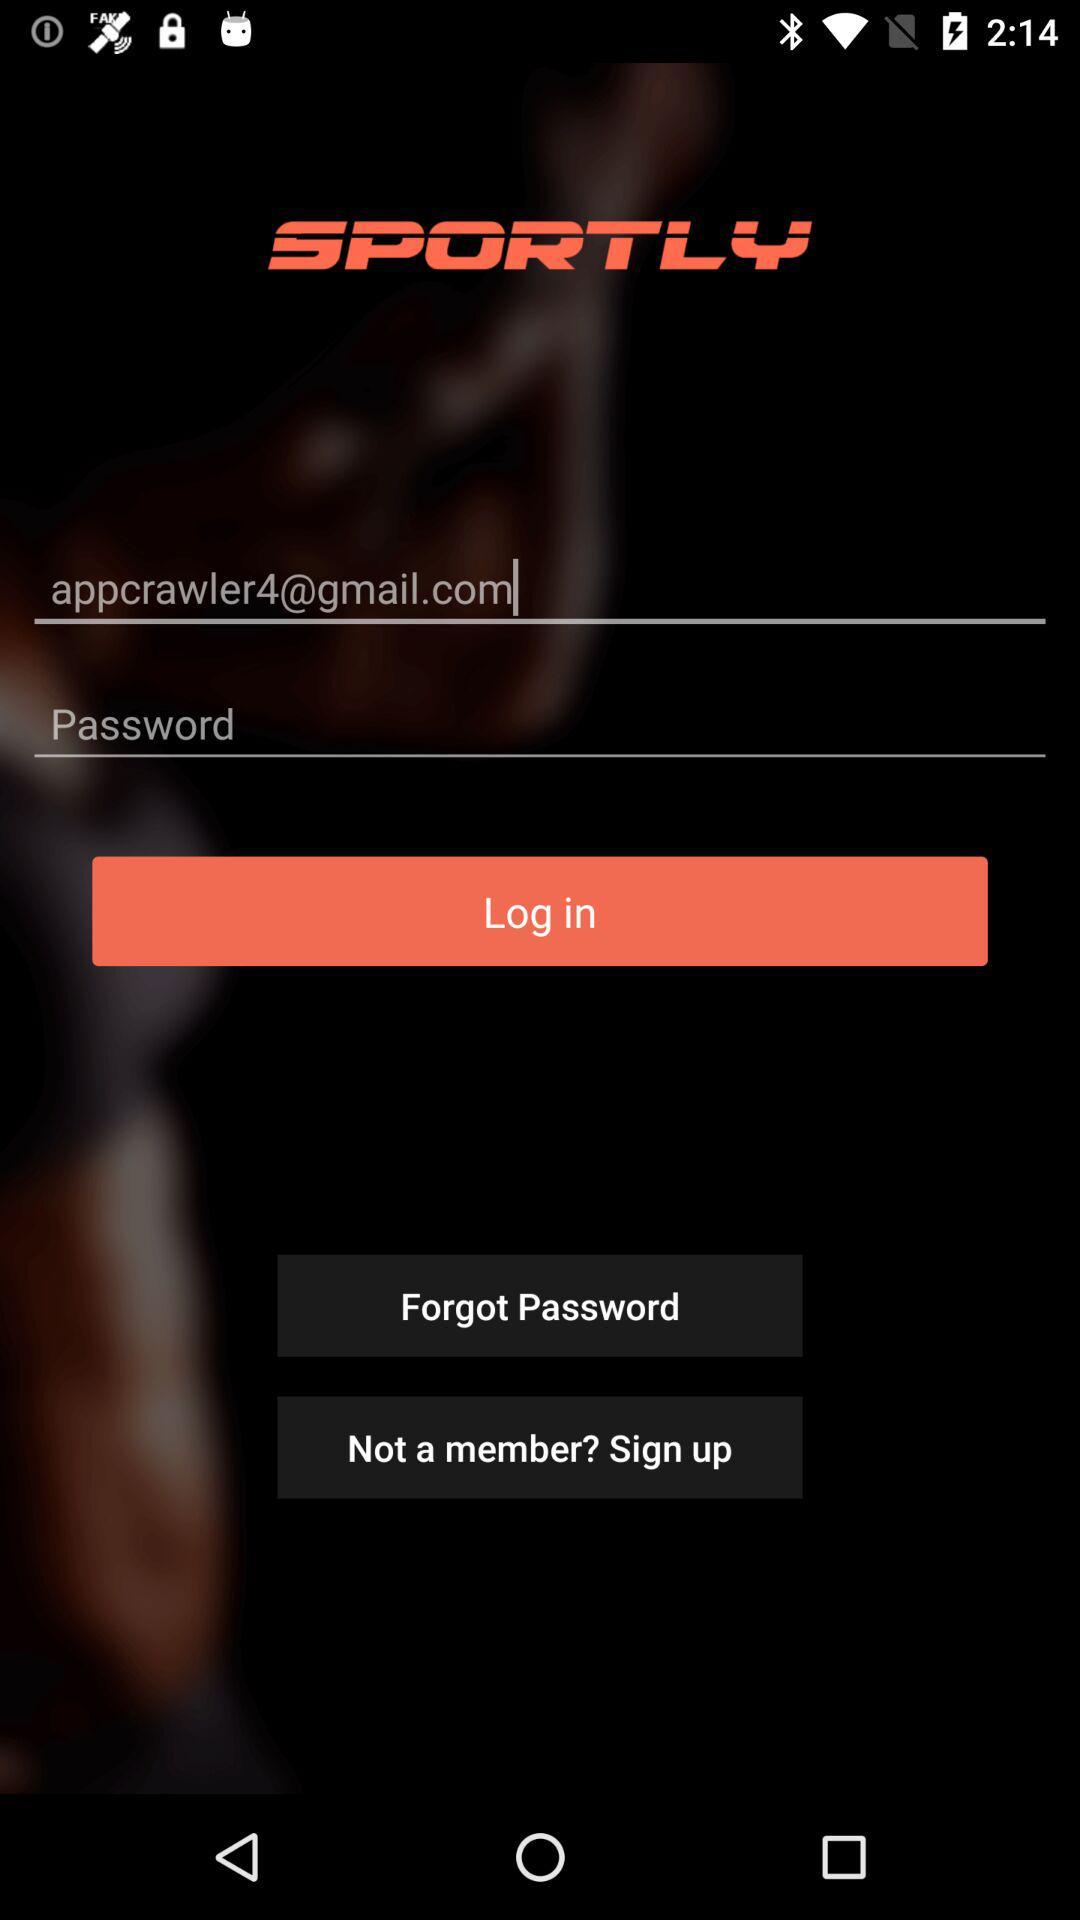 The height and width of the screenshot is (1920, 1080). I want to click on item below the forgot password item, so click(540, 1447).